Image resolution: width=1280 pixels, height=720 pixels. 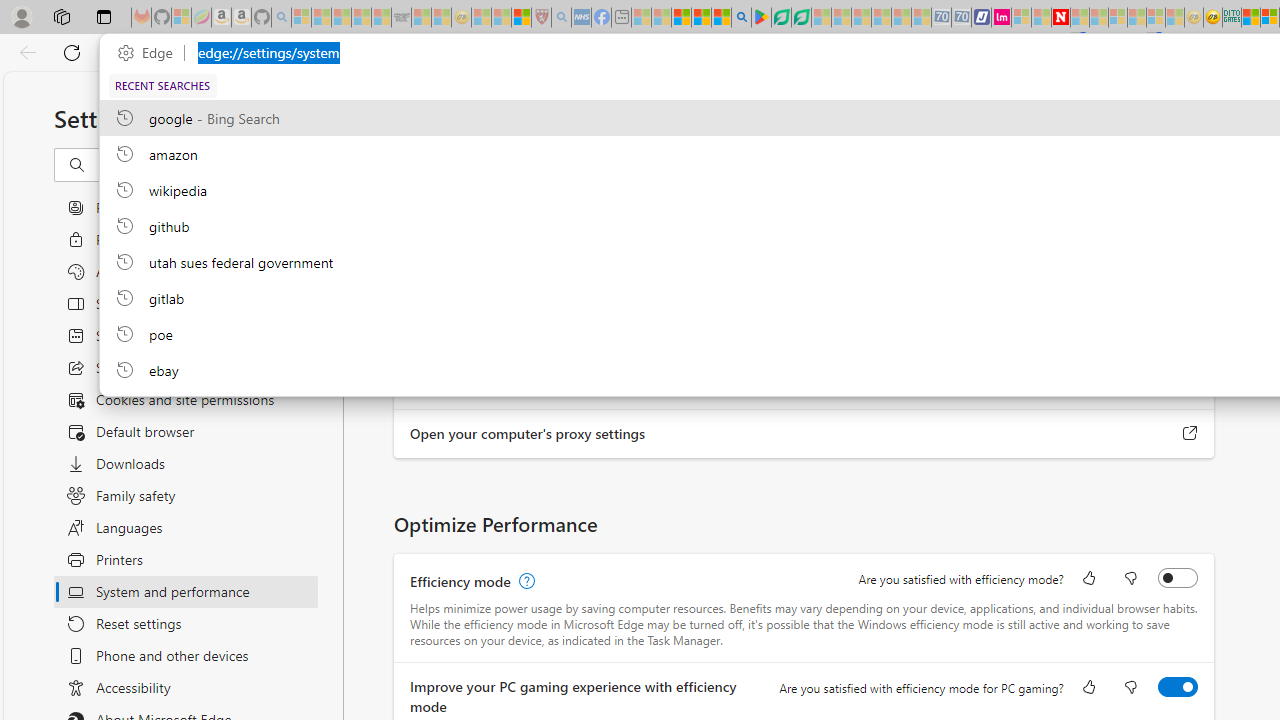 What do you see at coordinates (780, 17) in the screenshot?
I see `'Terms of Use Agreement'` at bounding box center [780, 17].